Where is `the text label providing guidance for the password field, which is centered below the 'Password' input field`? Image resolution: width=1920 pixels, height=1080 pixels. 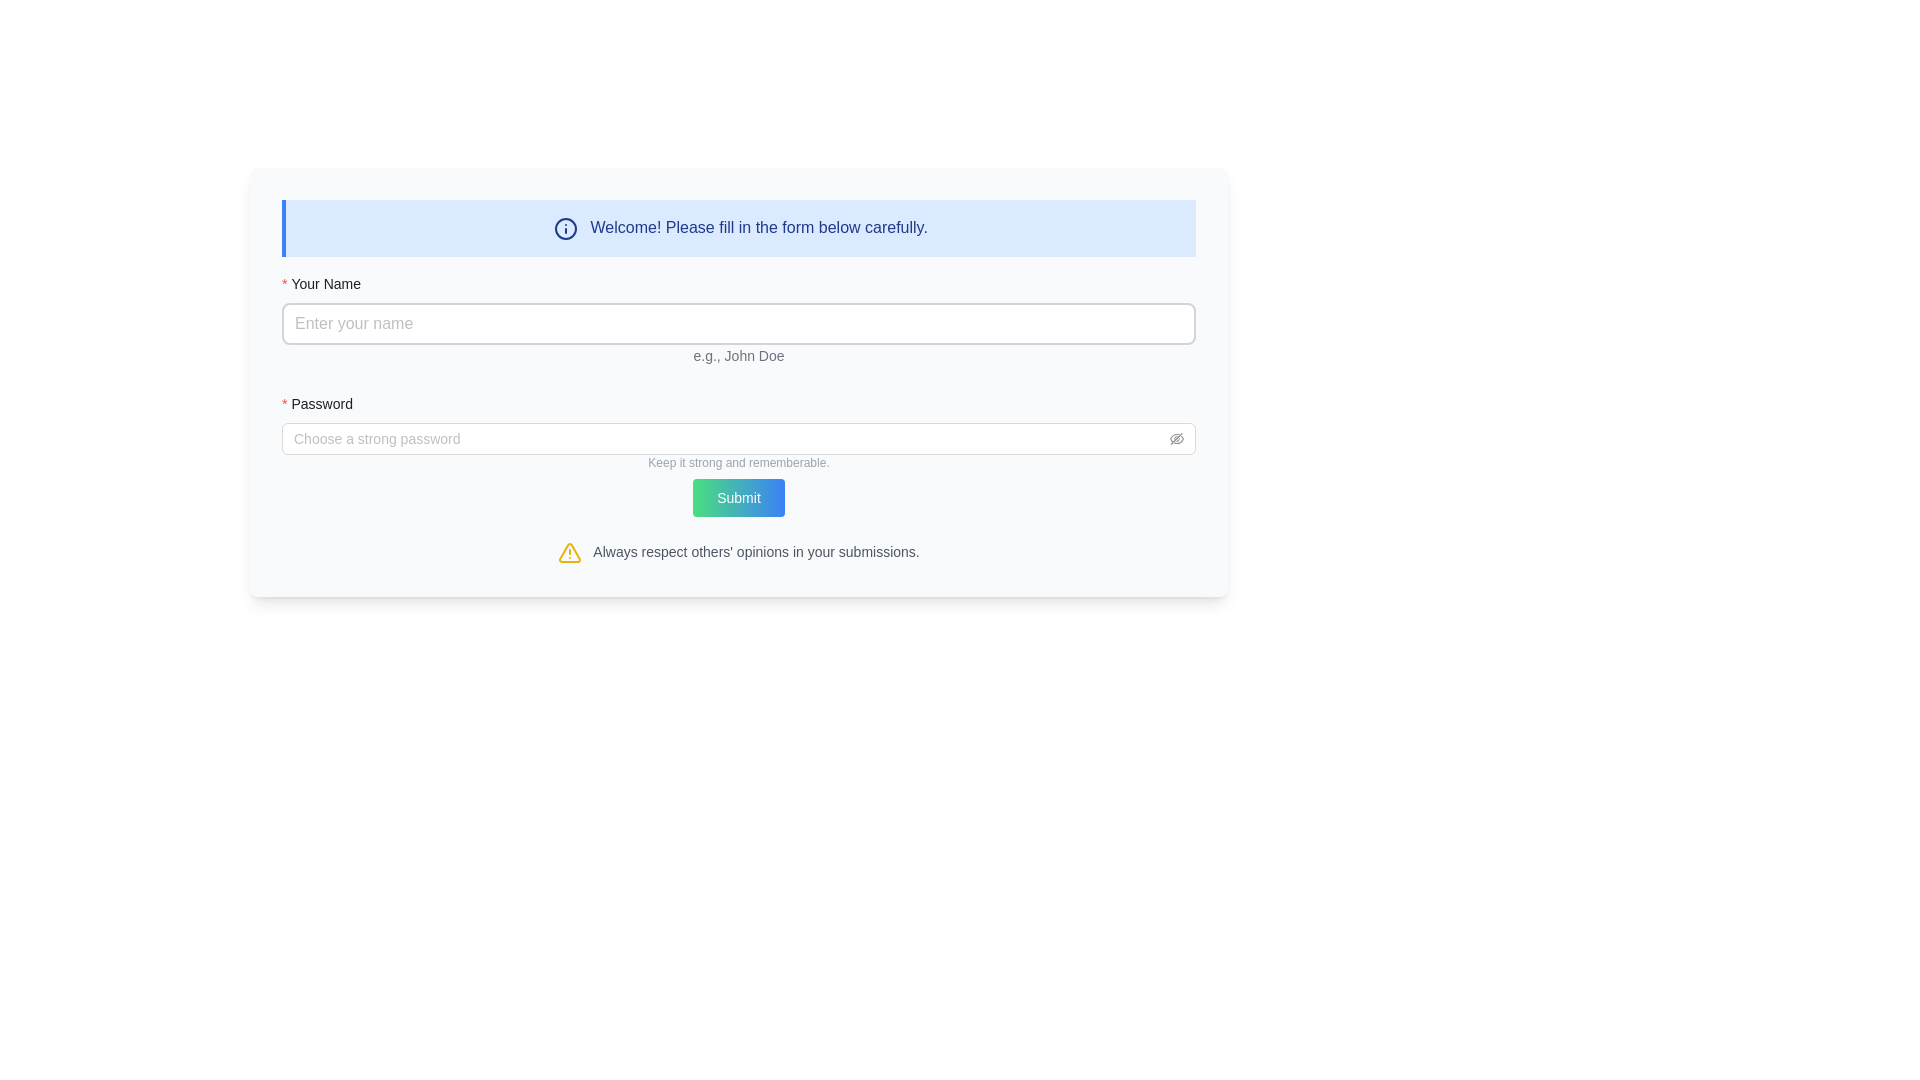
the text label providing guidance for the password field, which is centered below the 'Password' input field is located at coordinates (738, 466).